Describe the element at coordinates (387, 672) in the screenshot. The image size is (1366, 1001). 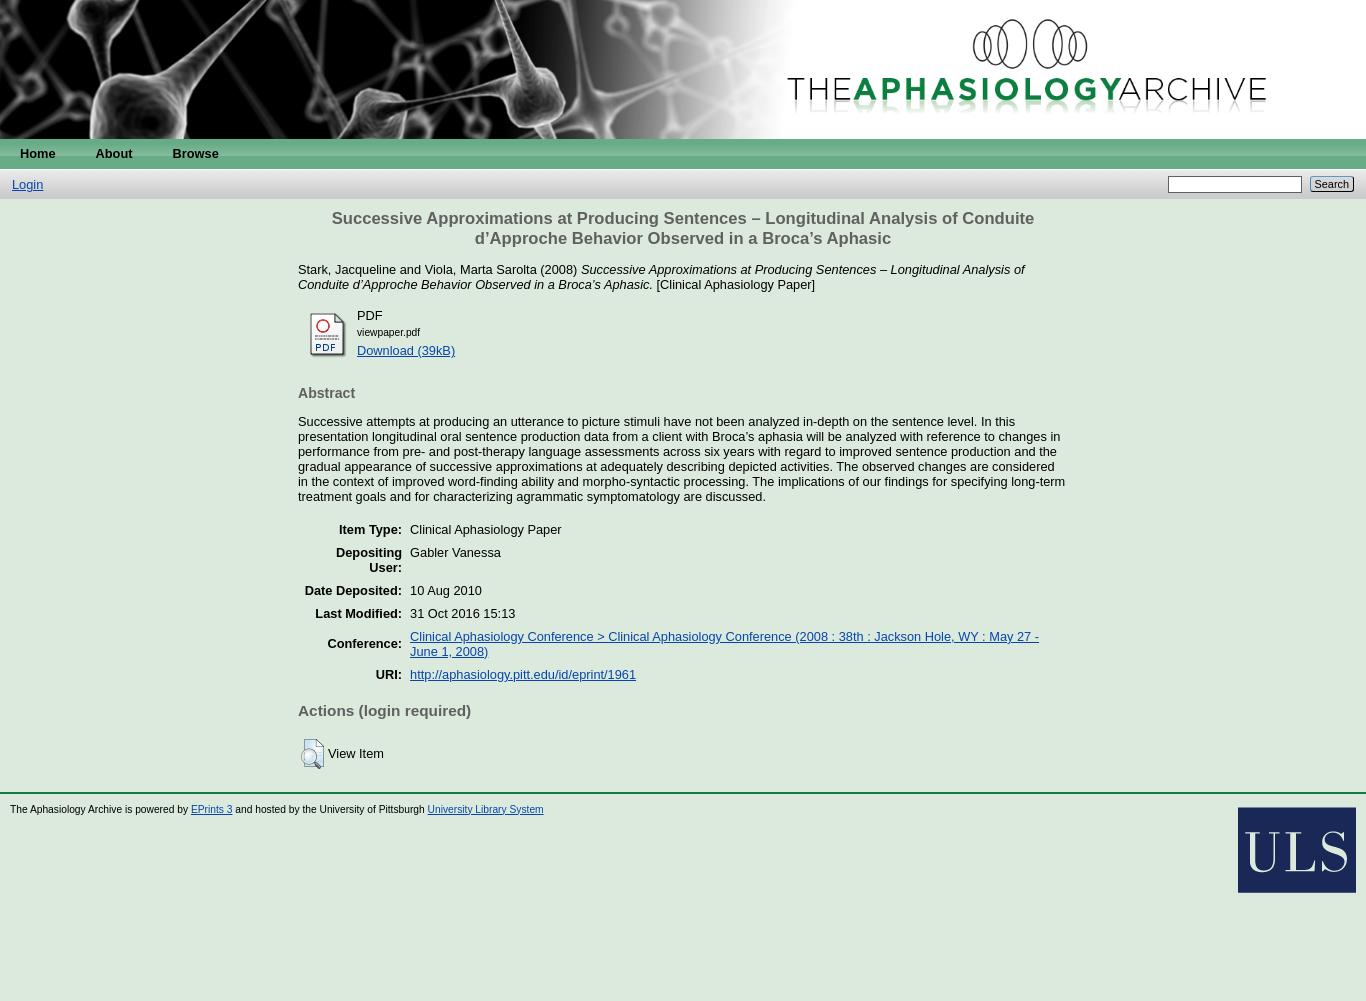
I see `'URI:'` at that location.